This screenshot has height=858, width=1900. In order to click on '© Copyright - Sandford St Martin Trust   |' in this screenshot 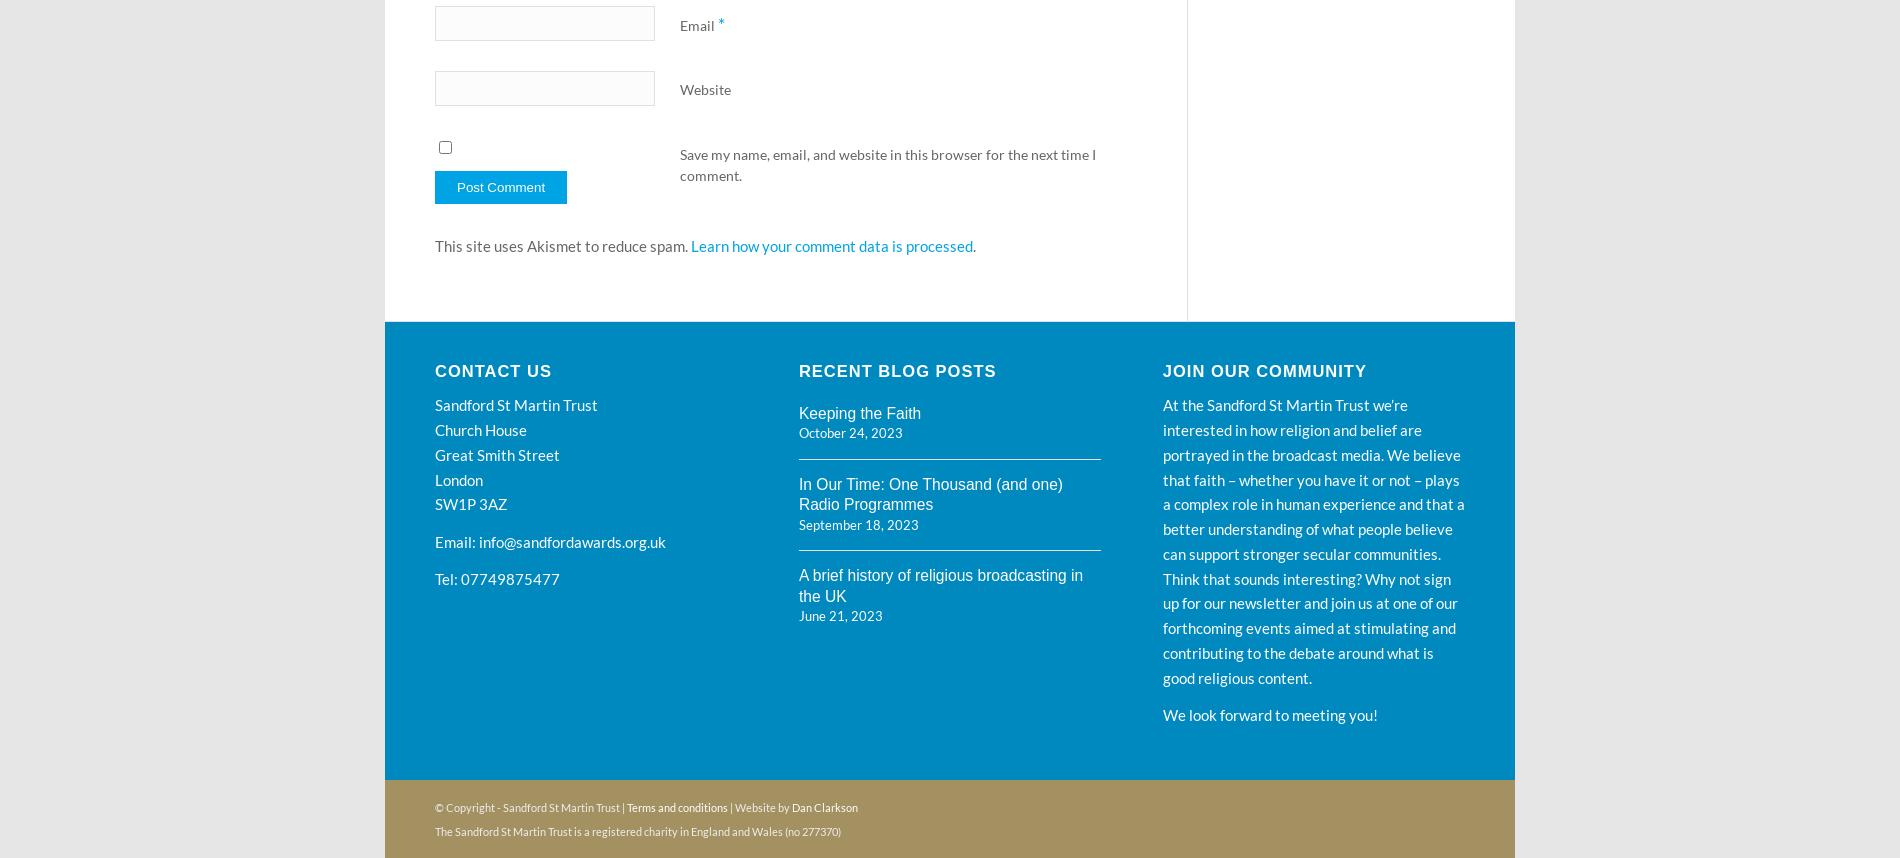, I will do `click(531, 806)`.